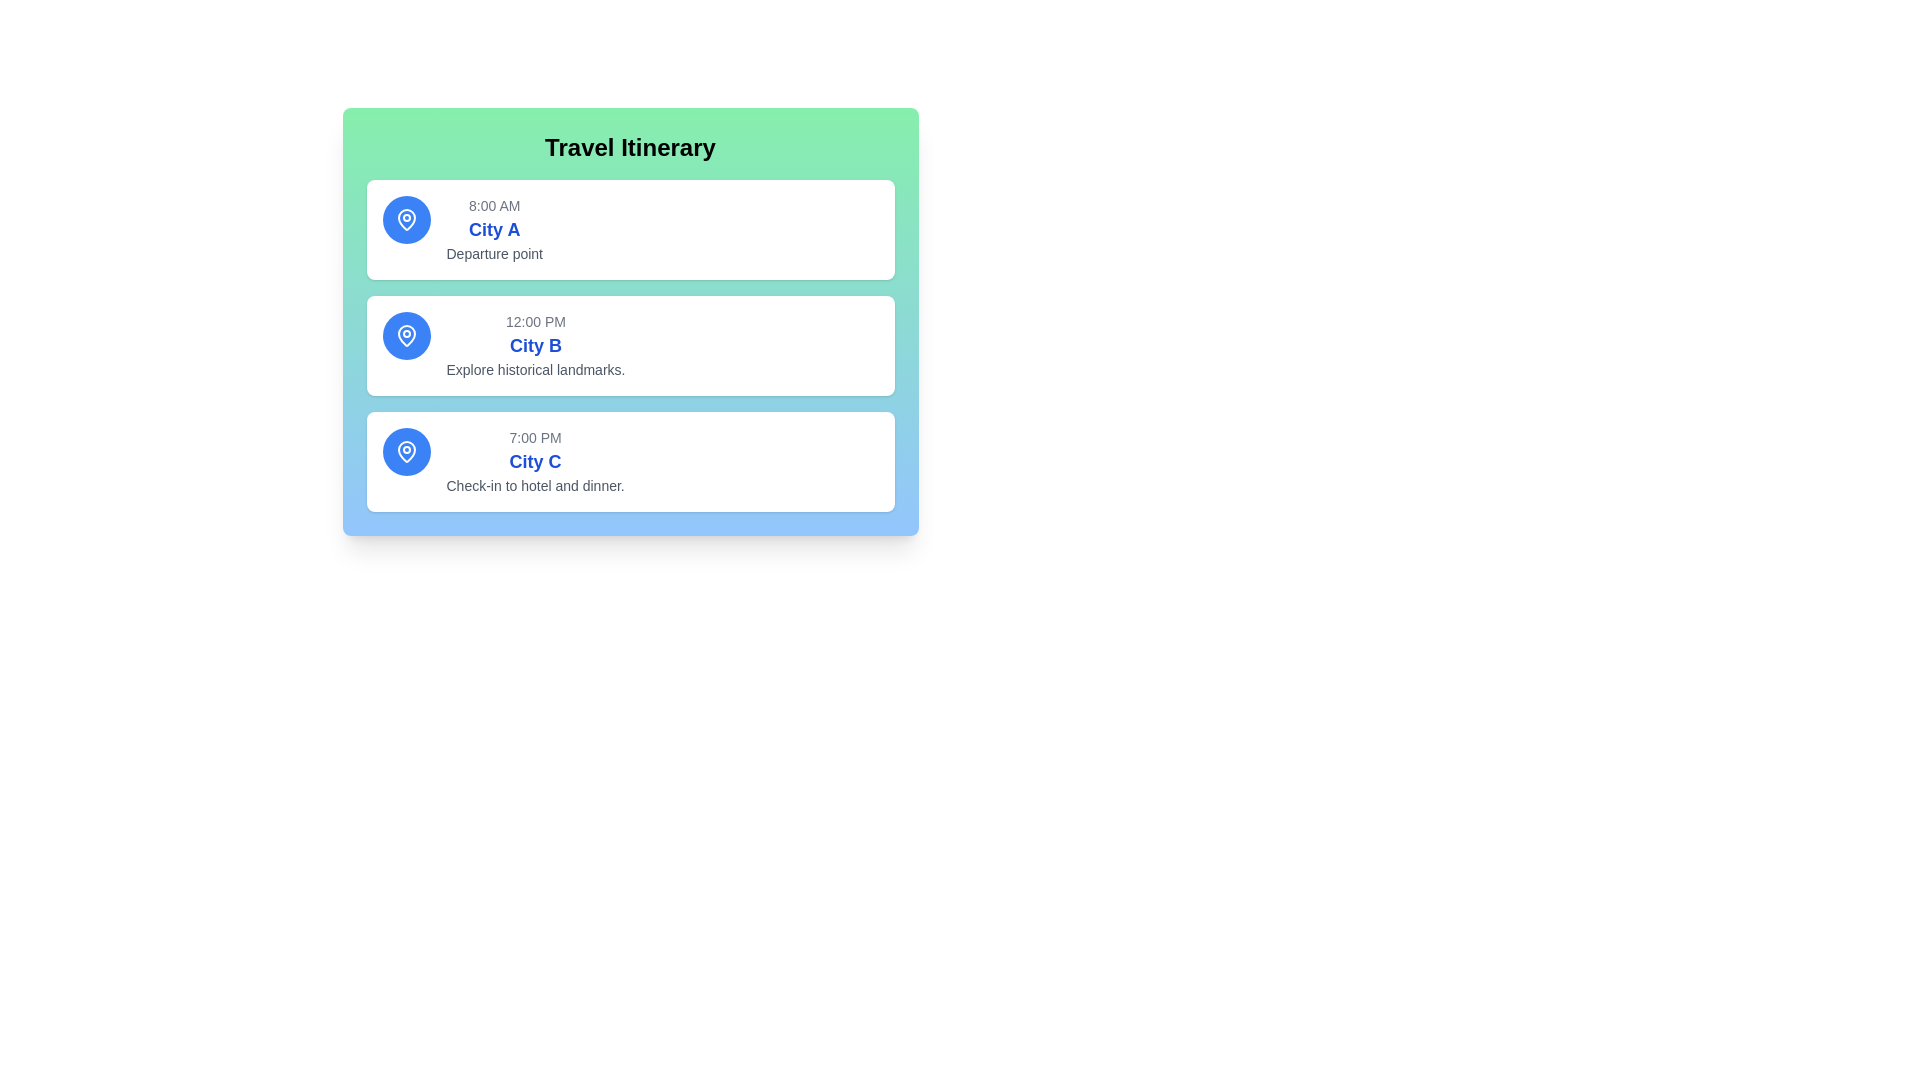 This screenshot has height=1080, width=1920. I want to click on the Text label indicating the departure time for 'City A', located at the top of the itinerary card, so click(494, 205).